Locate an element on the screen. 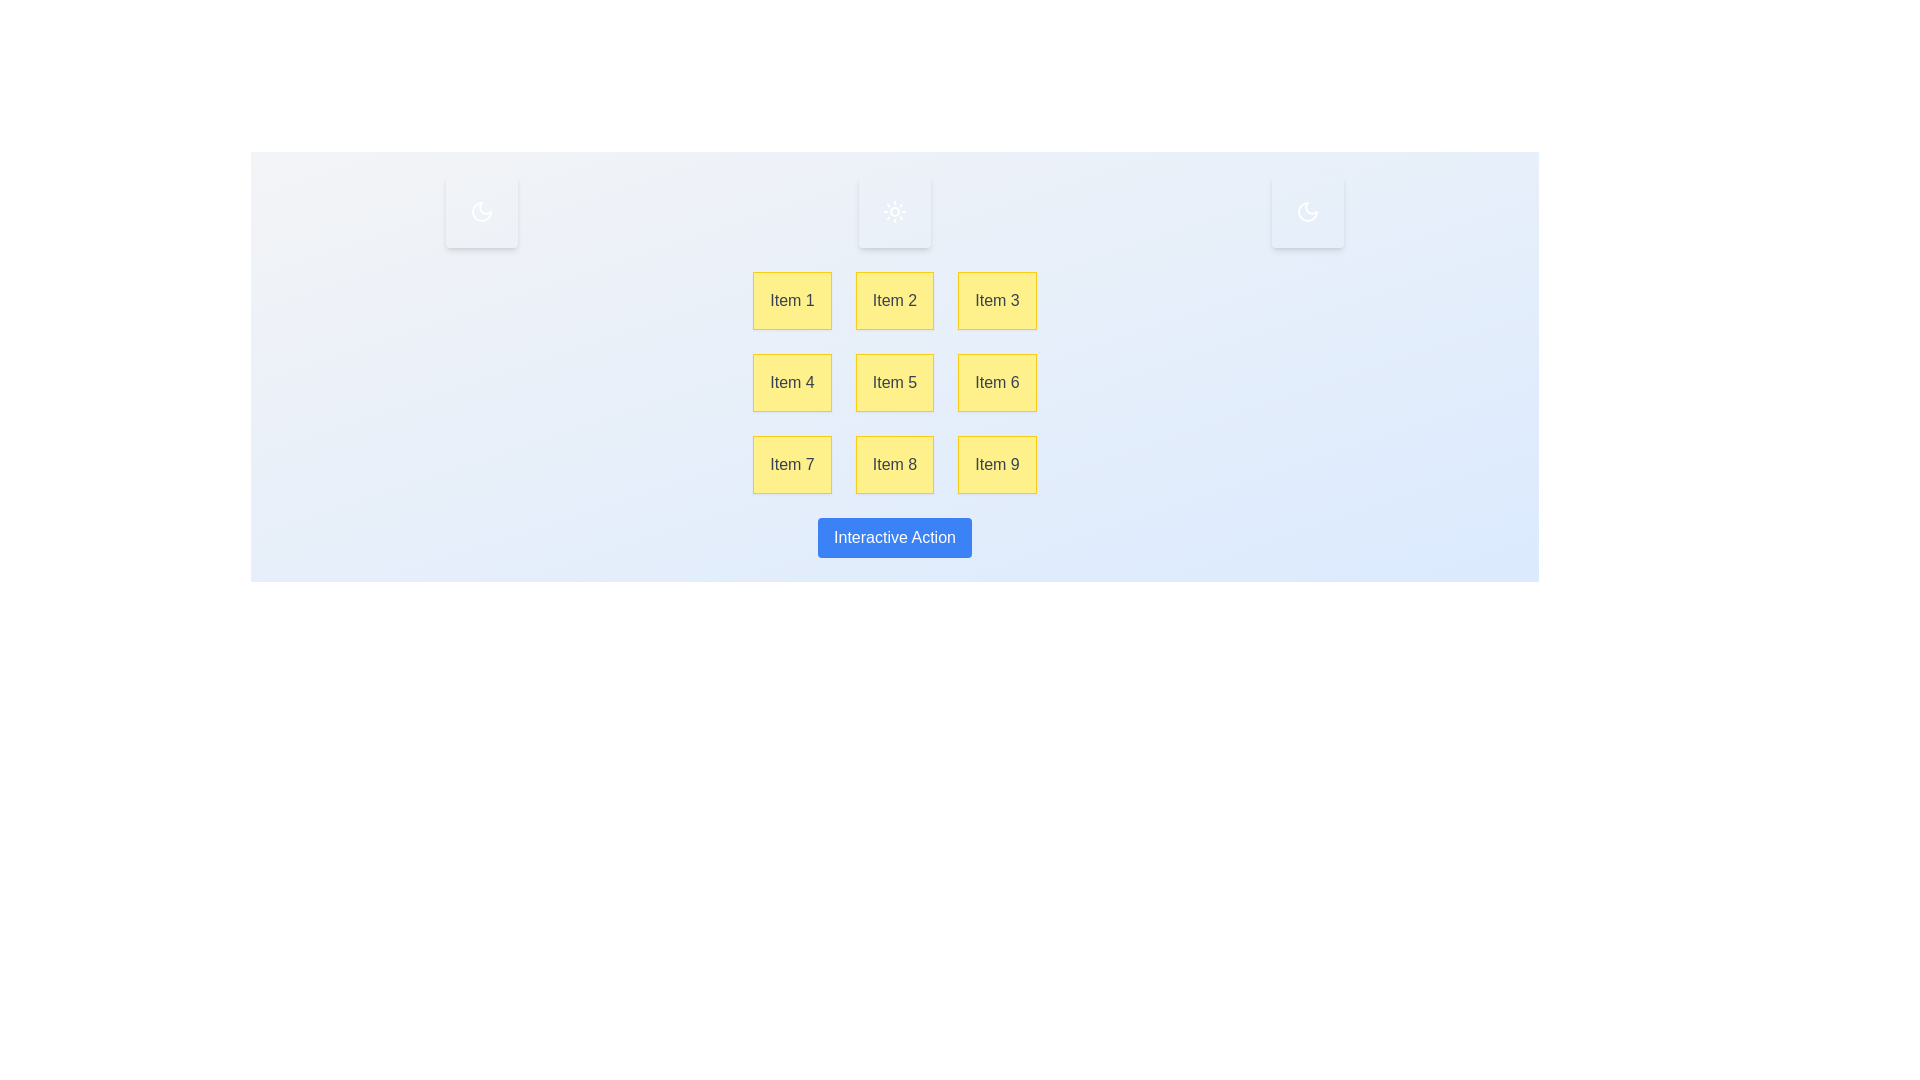 Image resolution: width=1920 pixels, height=1080 pixels. label component displaying 'Item 4' located in the second column and second row of the grid layout is located at coordinates (791, 382).